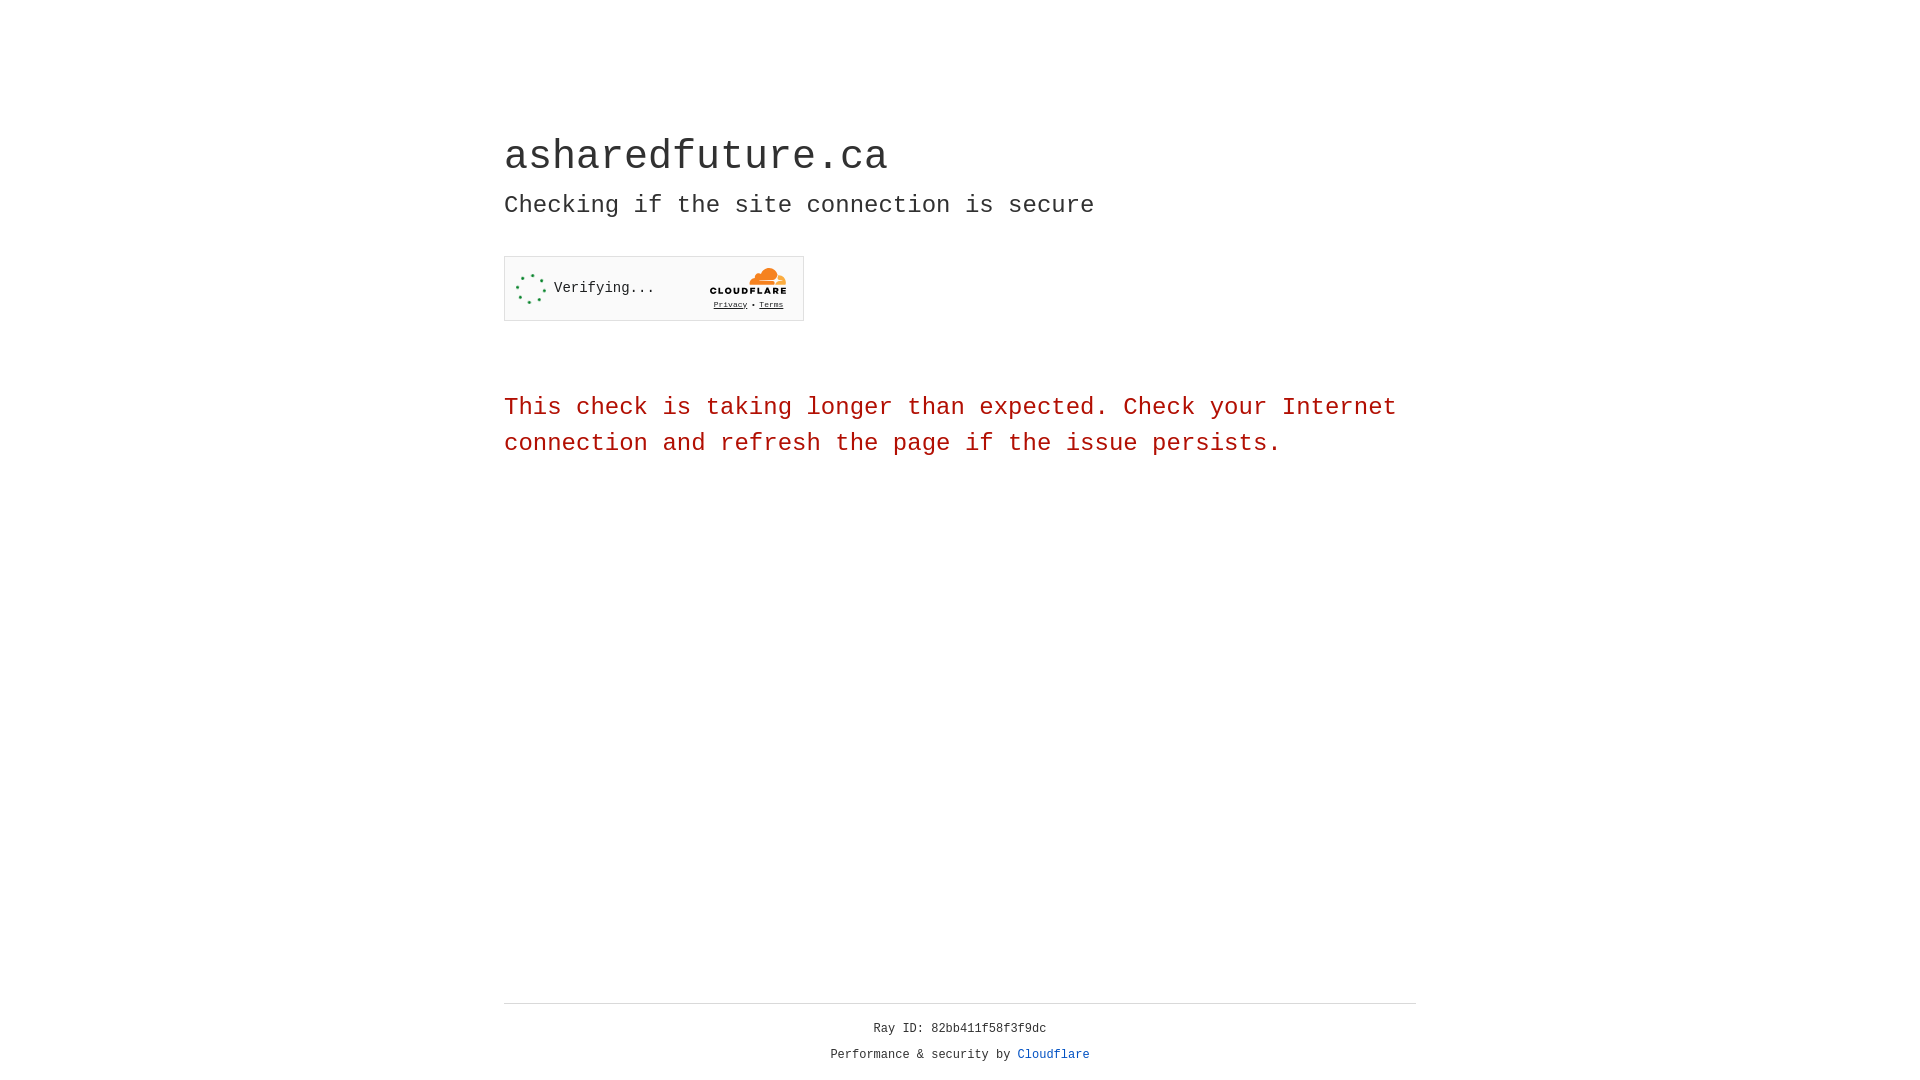 The height and width of the screenshot is (1080, 1920). I want to click on 'Cloudflare', so click(1017, 1054).